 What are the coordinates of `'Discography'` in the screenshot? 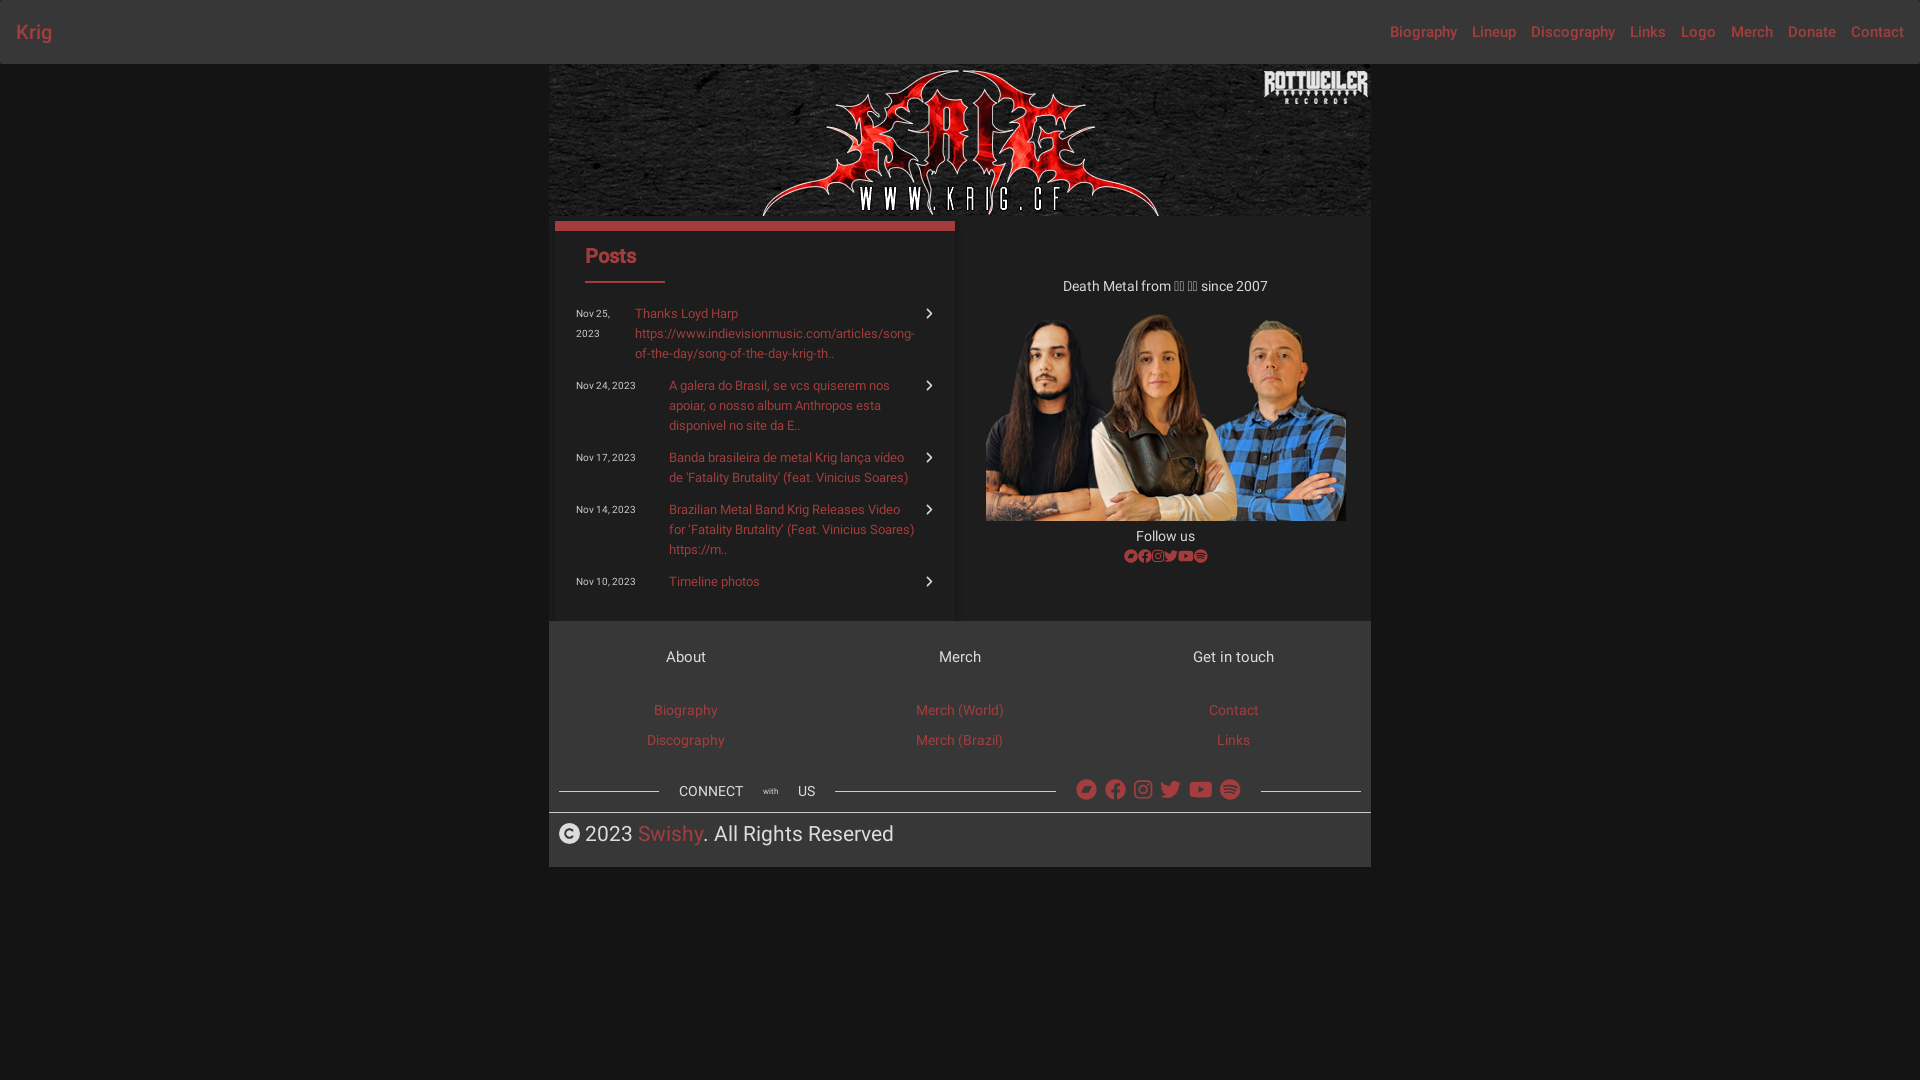 It's located at (1572, 31).